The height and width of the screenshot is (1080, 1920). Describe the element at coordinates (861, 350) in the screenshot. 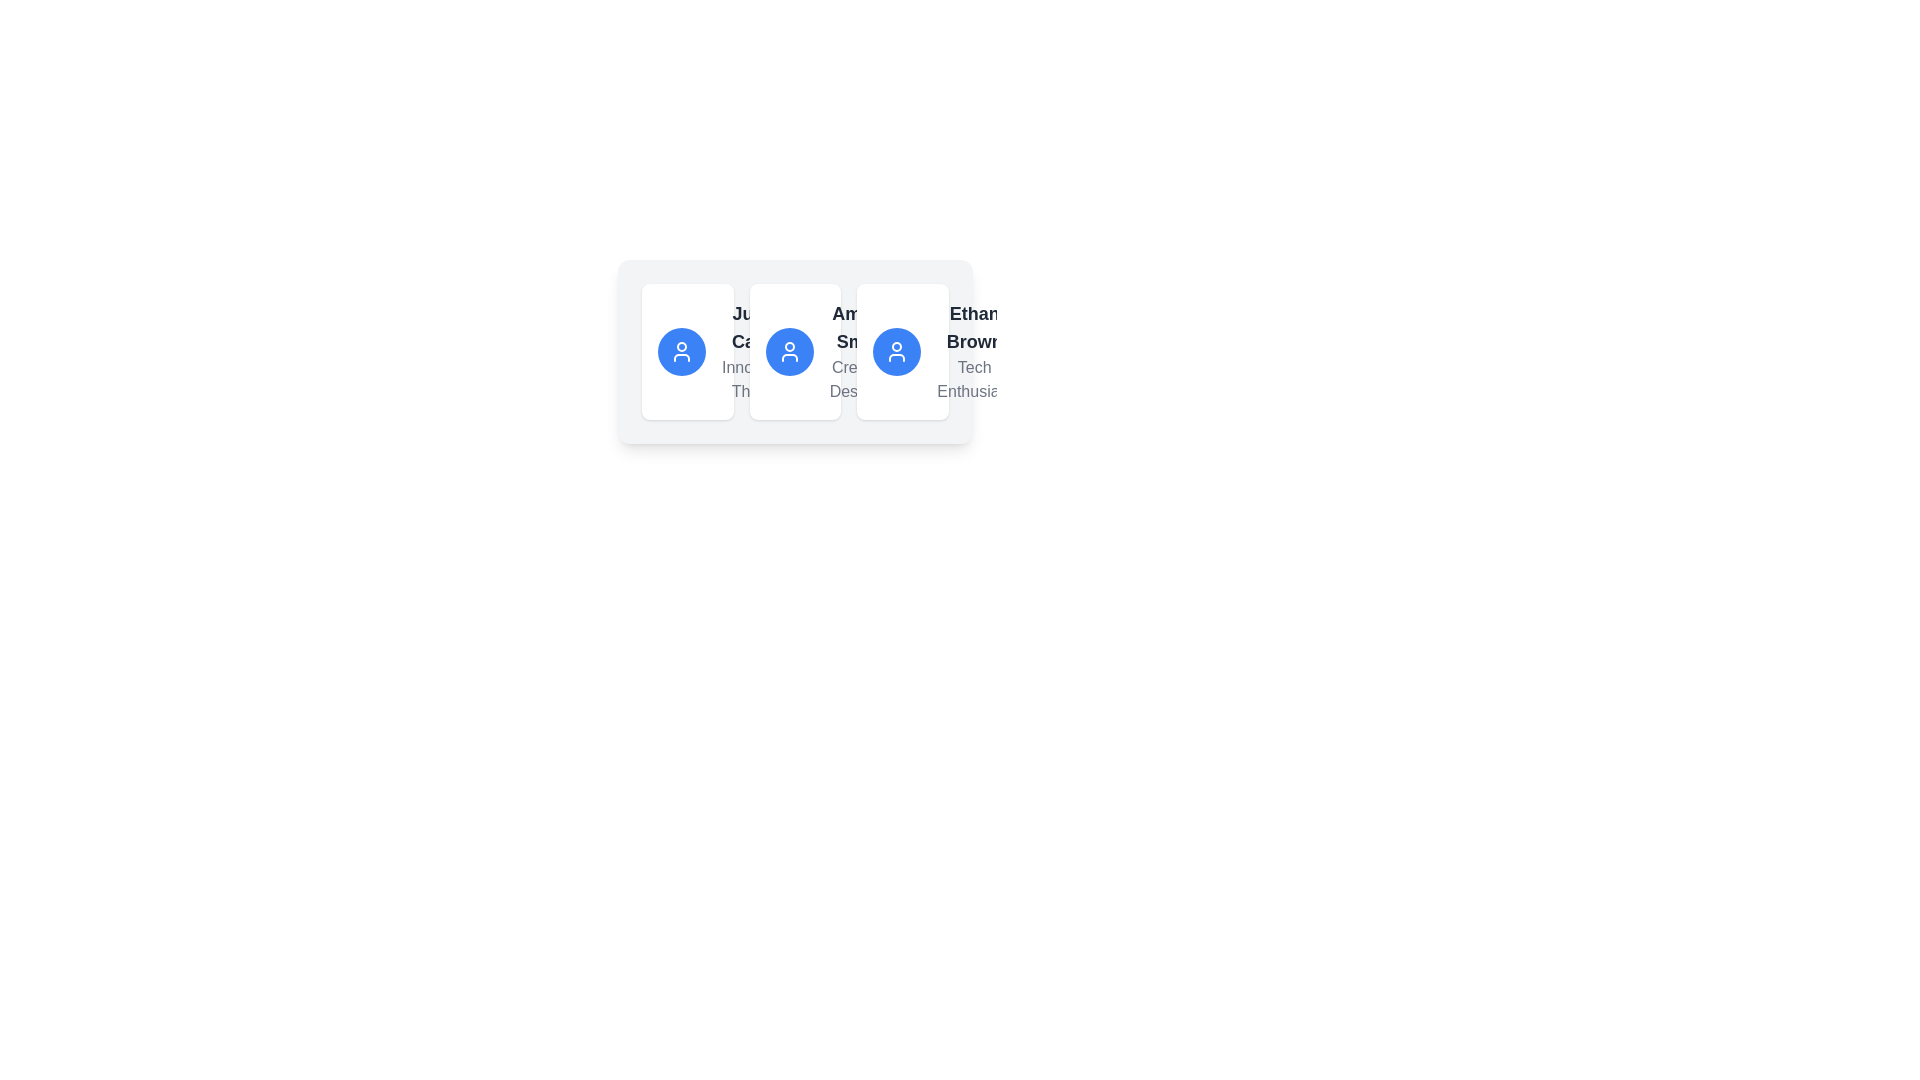

I see `user profile details displayed in the text content of the second card, which includes the user's name and professional role, located next to a circular blue icon` at that location.